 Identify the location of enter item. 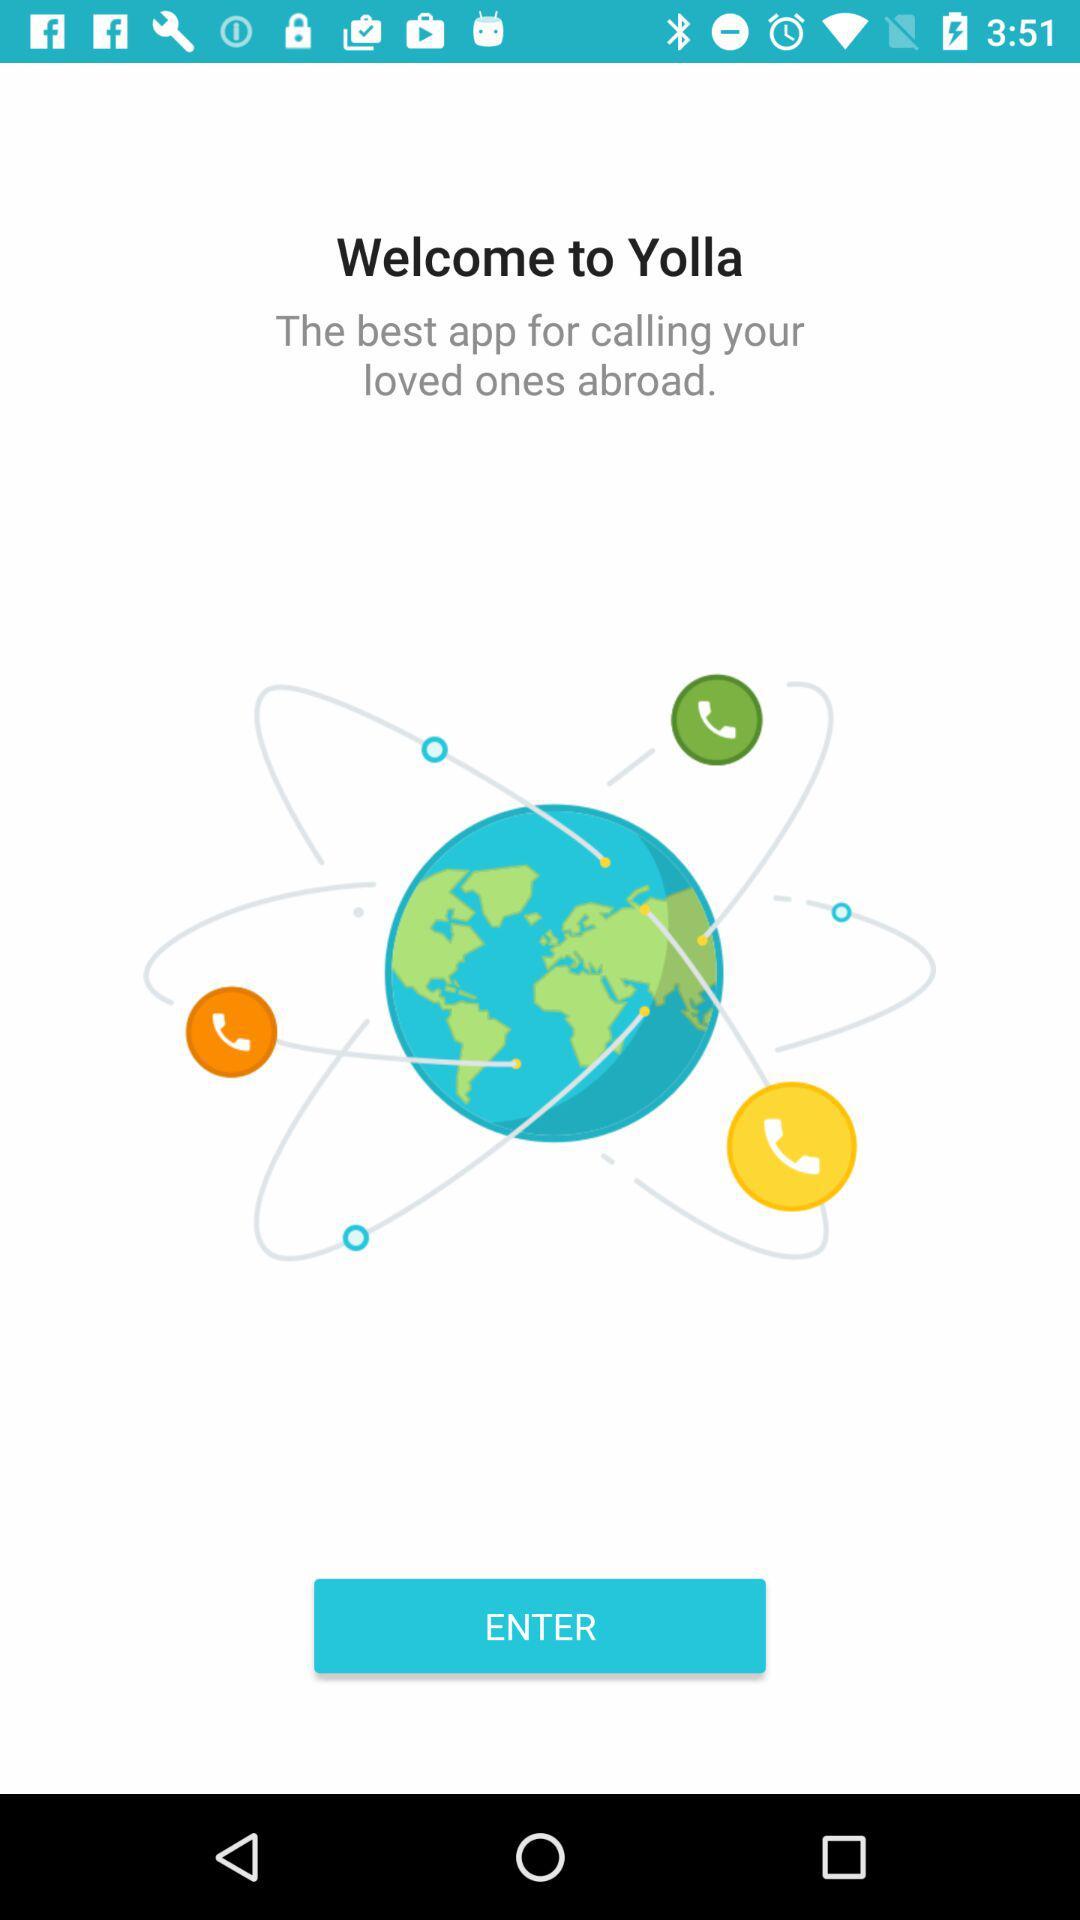
(540, 1626).